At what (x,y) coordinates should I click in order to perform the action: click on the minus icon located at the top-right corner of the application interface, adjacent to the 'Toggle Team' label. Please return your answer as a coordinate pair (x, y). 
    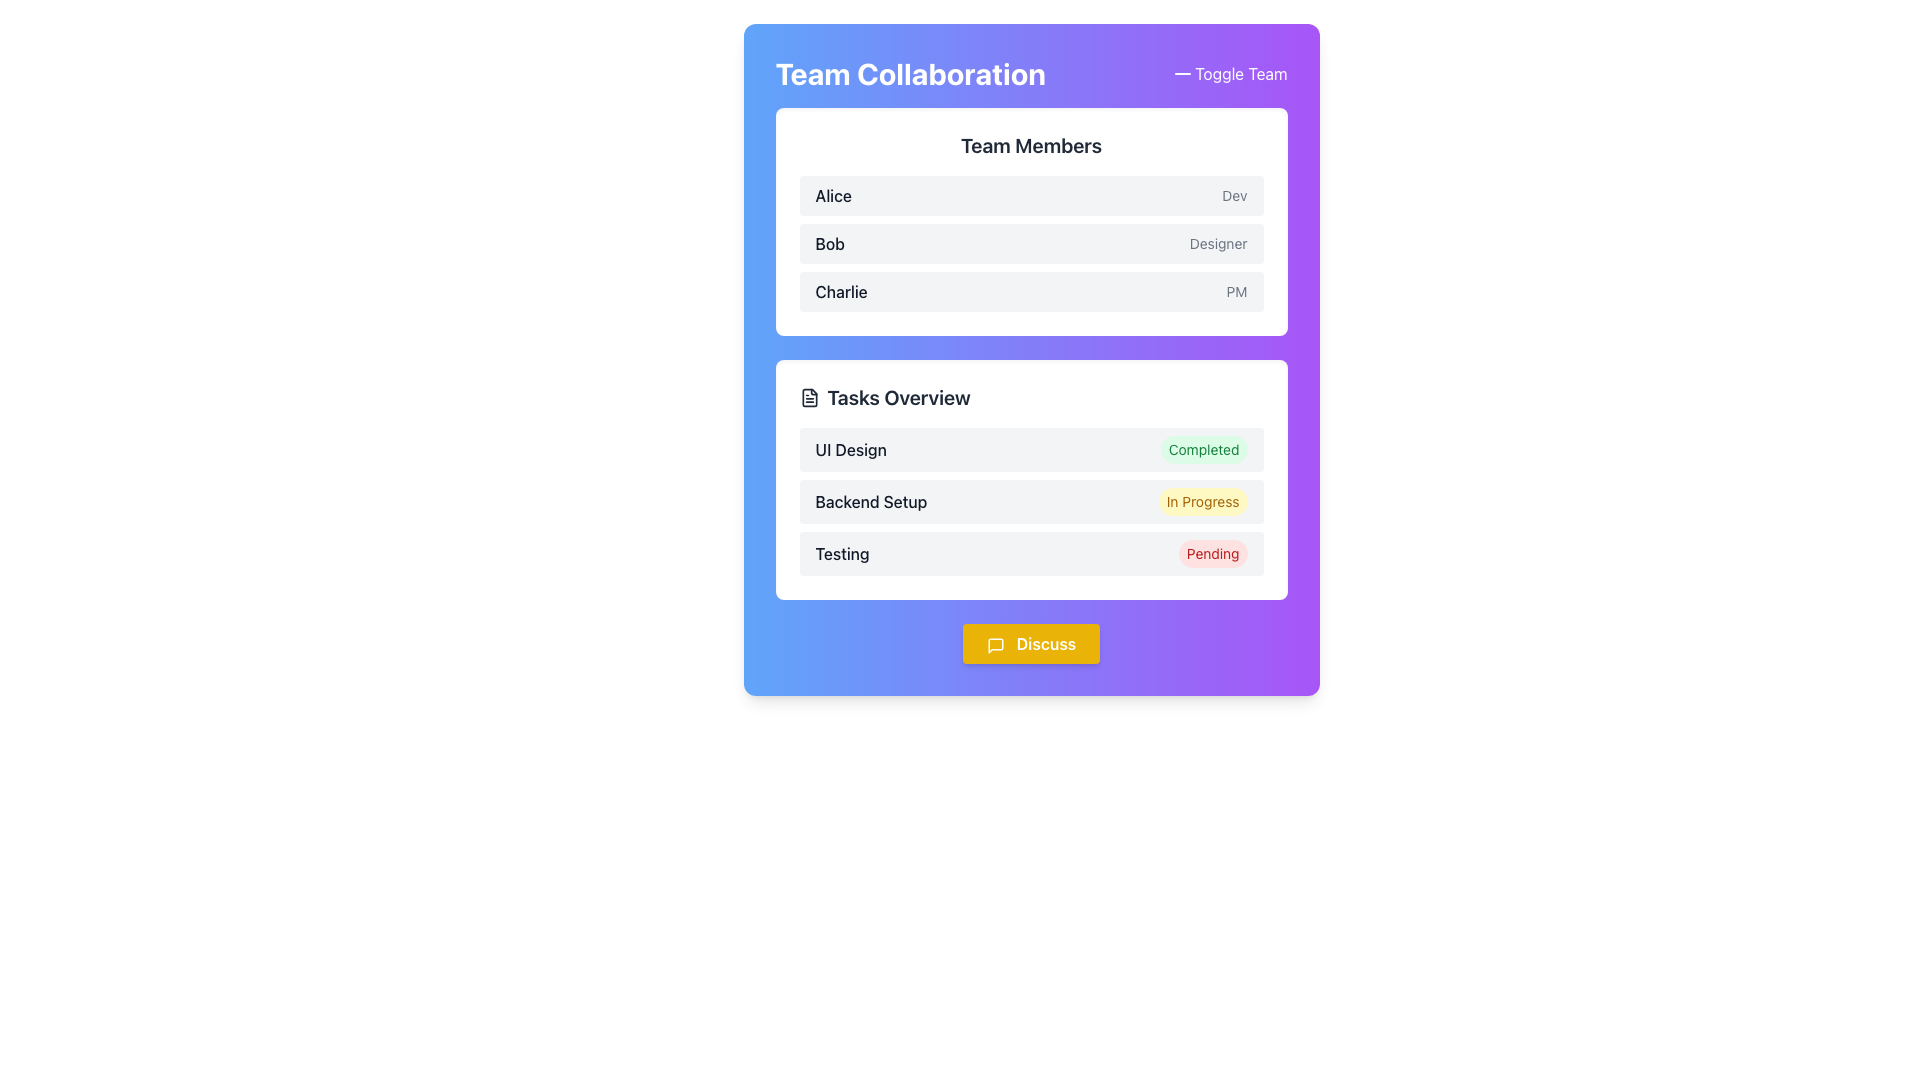
    Looking at the image, I should click on (1183, 72).